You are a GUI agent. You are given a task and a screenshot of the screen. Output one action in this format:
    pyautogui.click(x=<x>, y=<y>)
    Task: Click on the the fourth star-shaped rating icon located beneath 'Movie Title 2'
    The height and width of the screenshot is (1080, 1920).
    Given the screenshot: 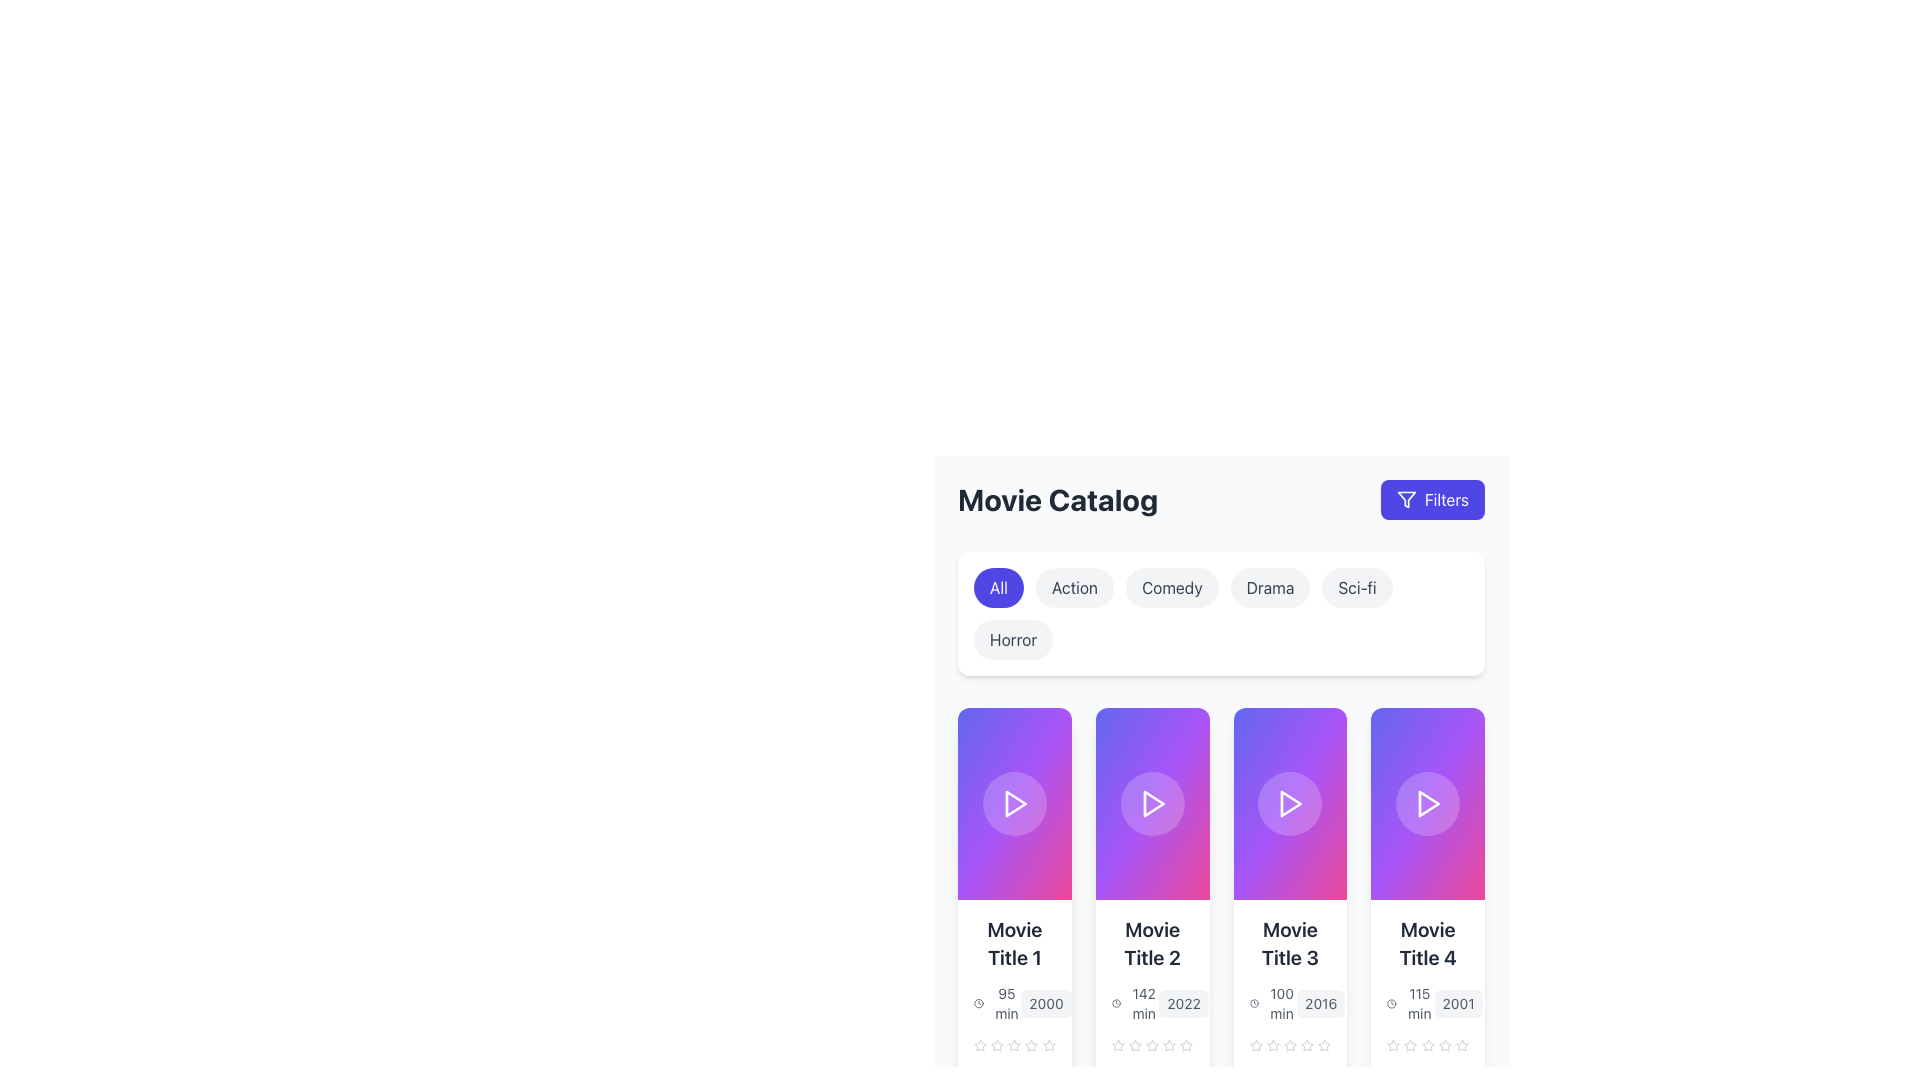 What is the action you would take?
    pyautogui.click(x=1169, y=1044)
    